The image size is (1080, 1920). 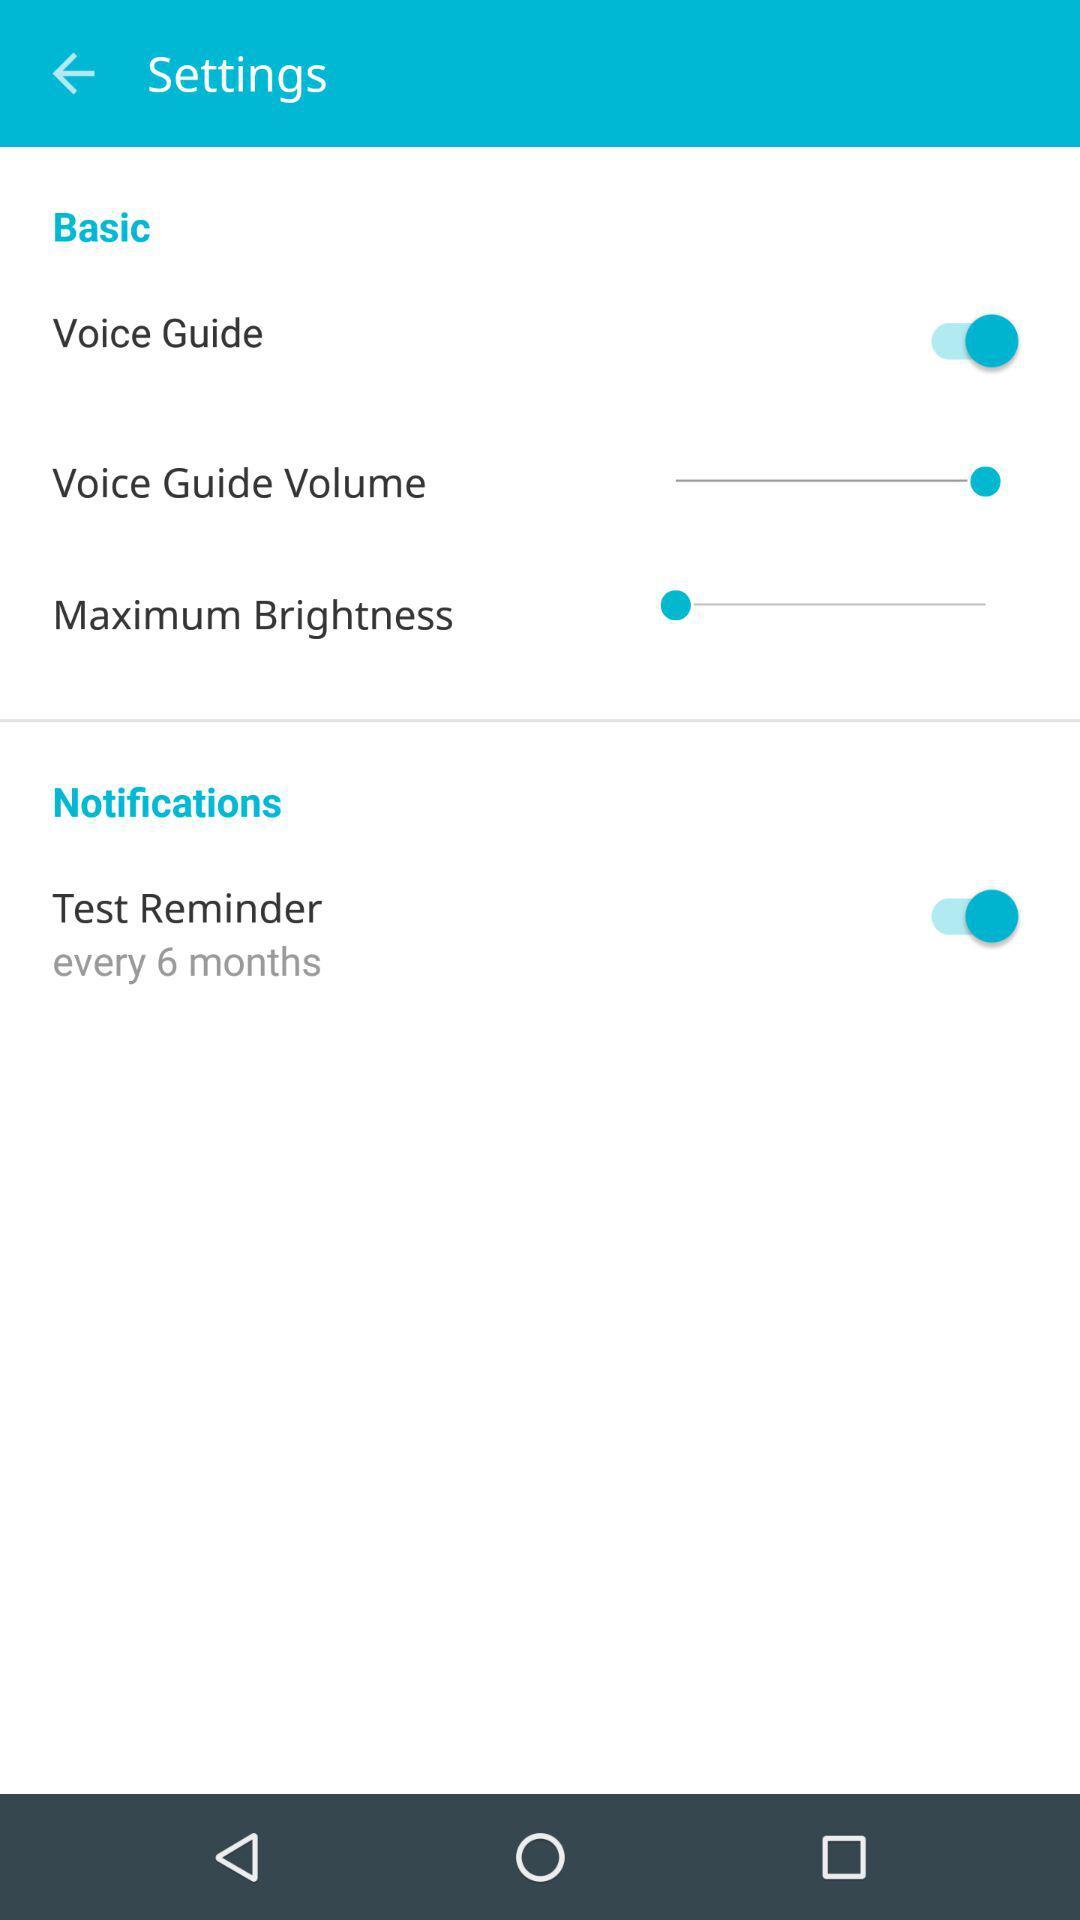 I want to click on voice guide on/off, so click(x=964, y=340).